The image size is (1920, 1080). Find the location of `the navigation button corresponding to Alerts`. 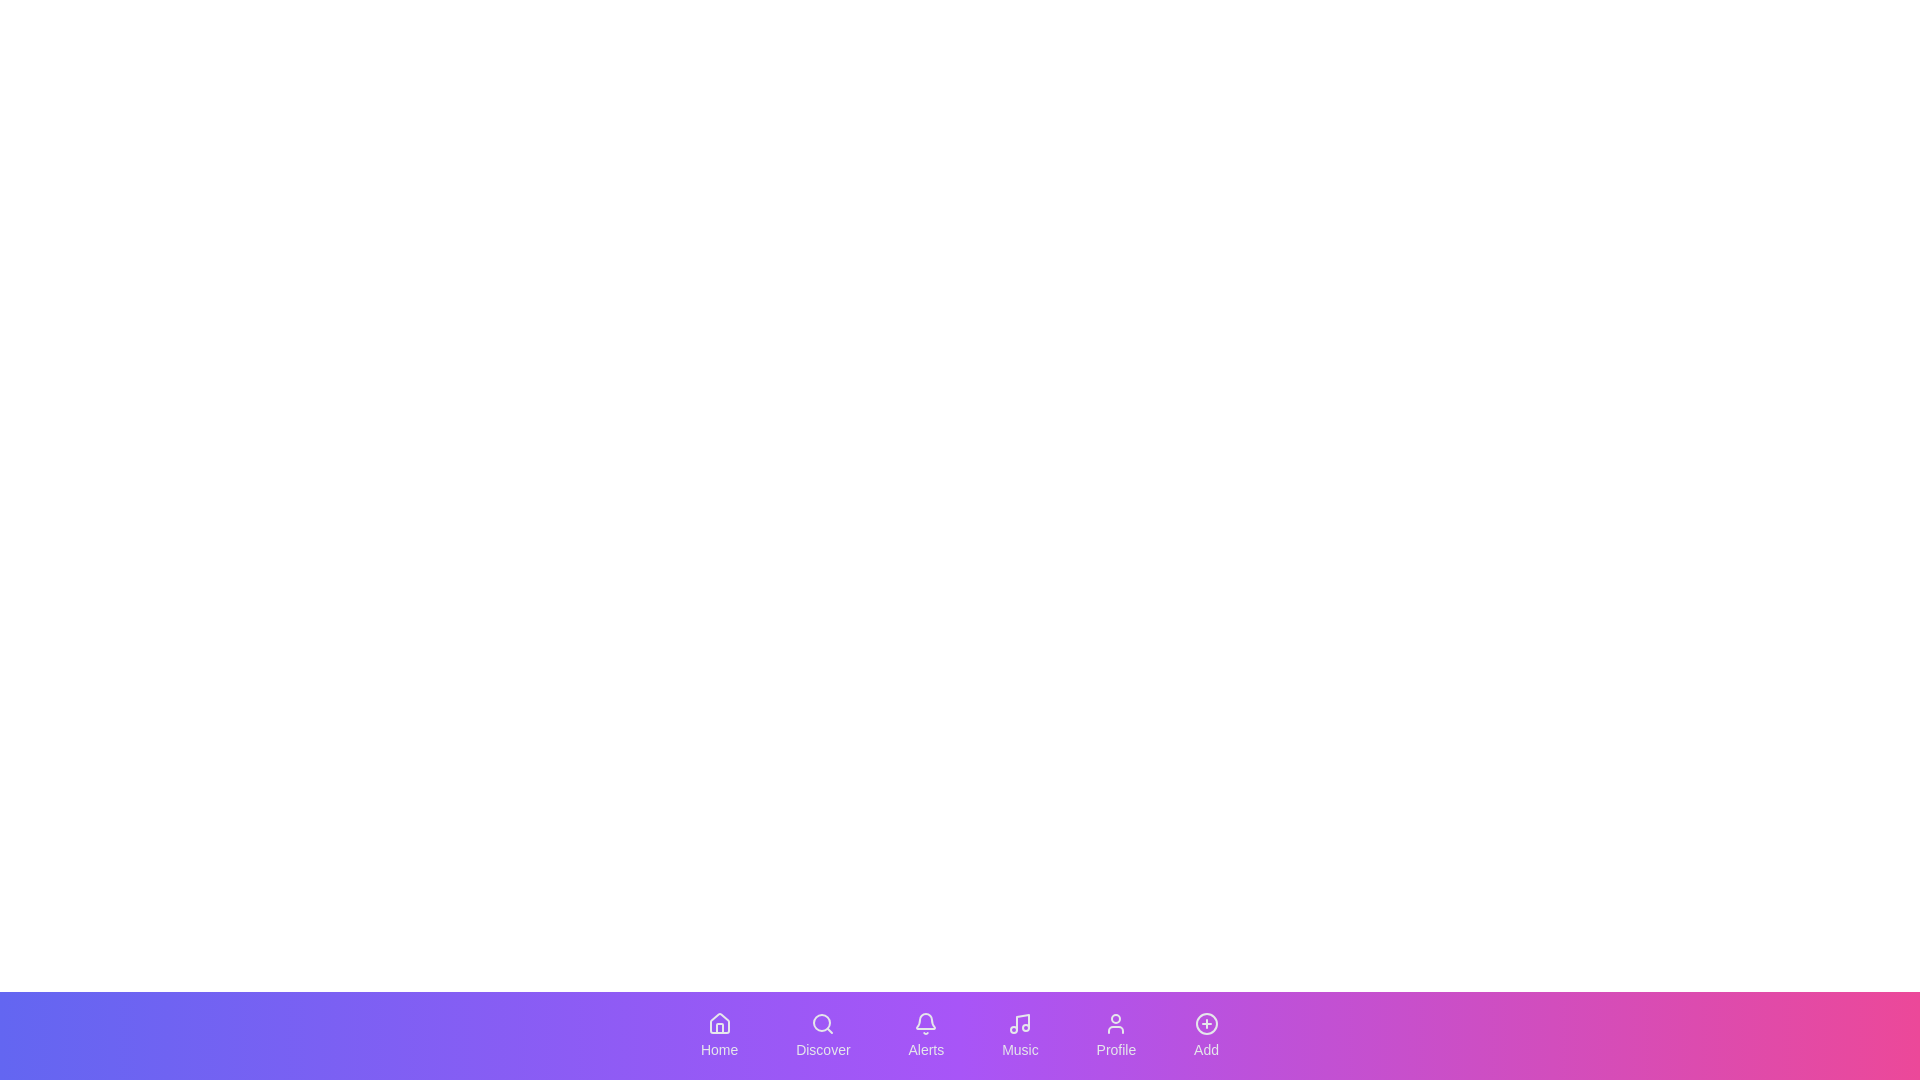

the navigation button corresponding to Alerts is located at coordinates (925, 1035).